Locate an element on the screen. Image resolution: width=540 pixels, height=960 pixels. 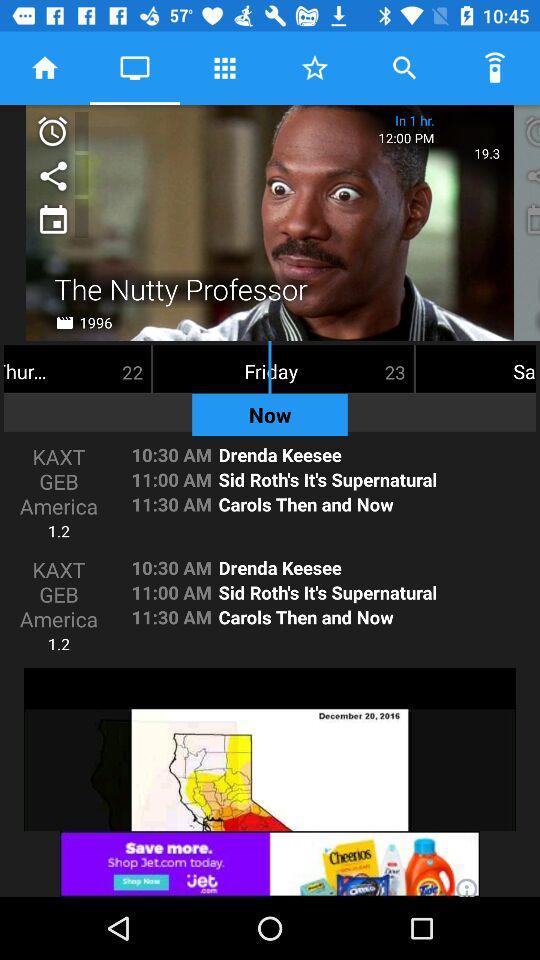
the date_range icon is located at coordinates (52, 218).